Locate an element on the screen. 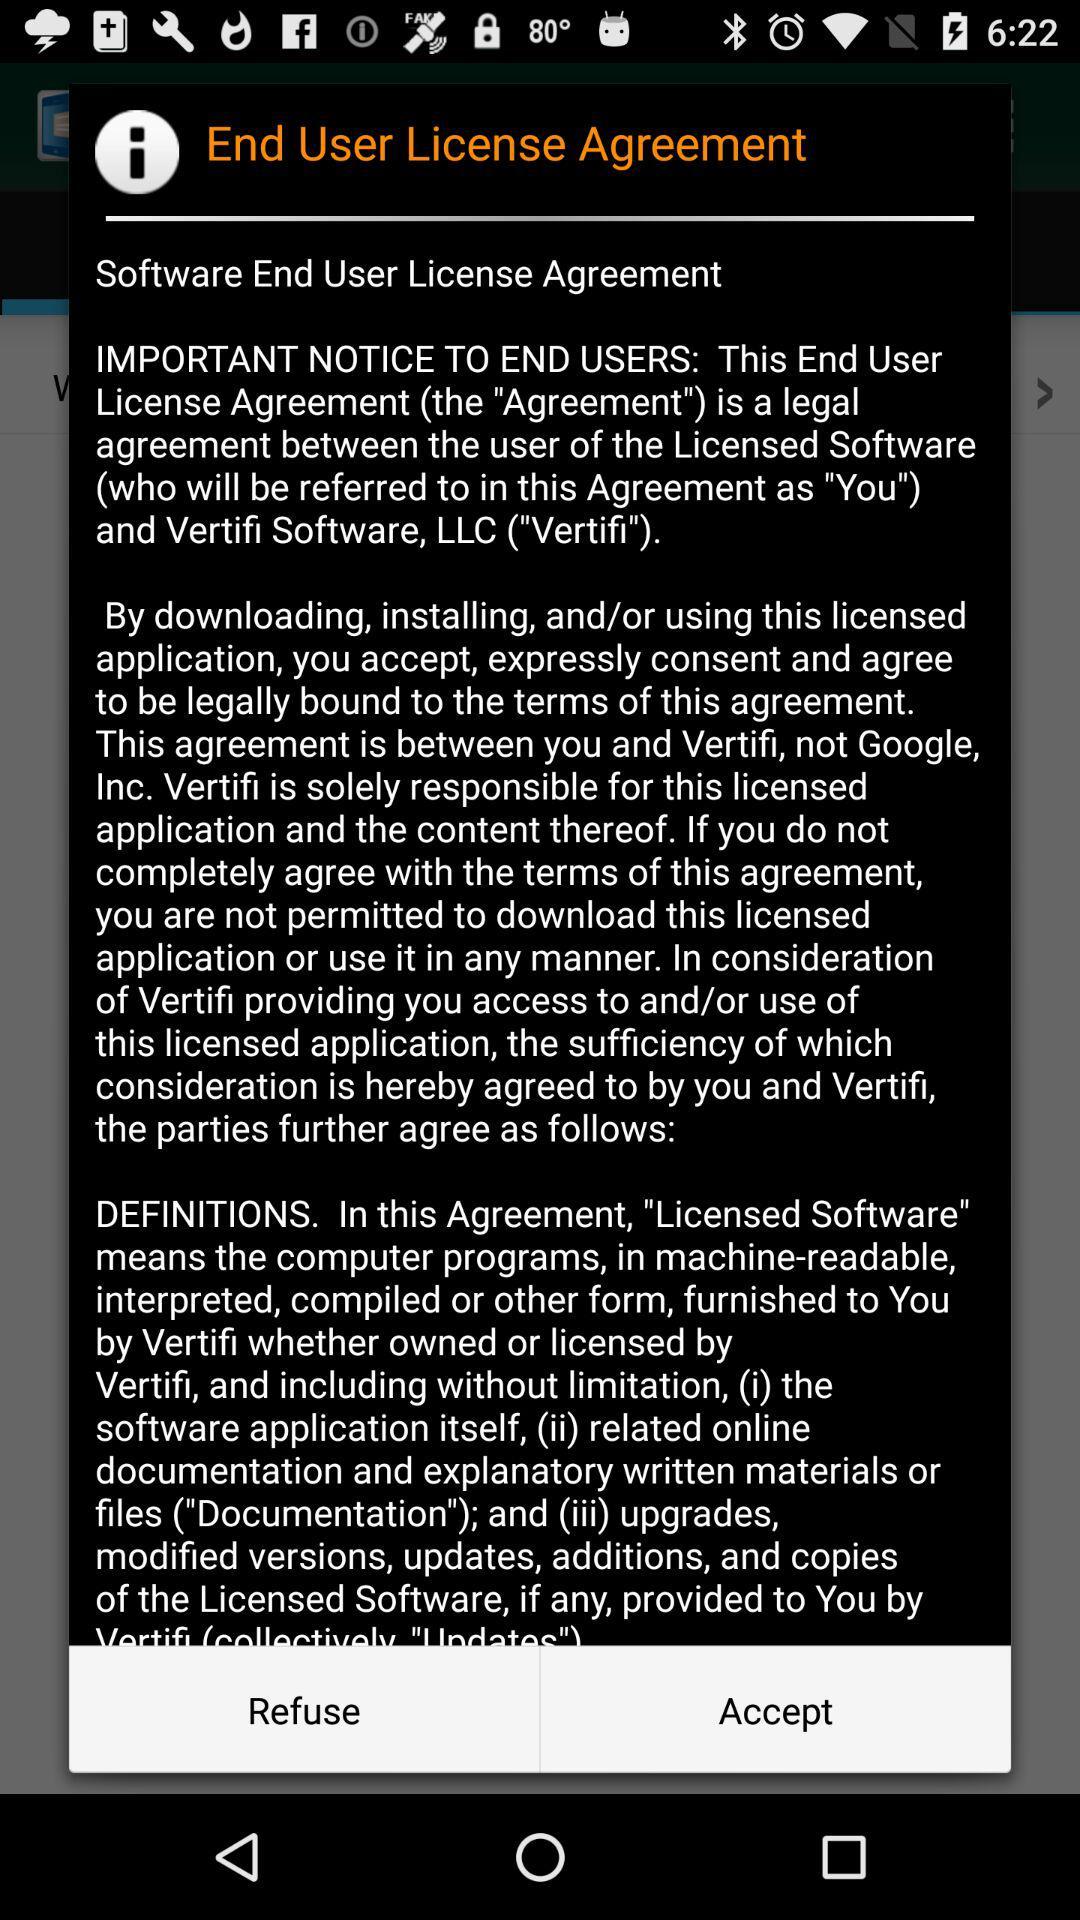 The image size is (1080, 1920). the item to the right of refuse is located at coordinates (774, 1708).